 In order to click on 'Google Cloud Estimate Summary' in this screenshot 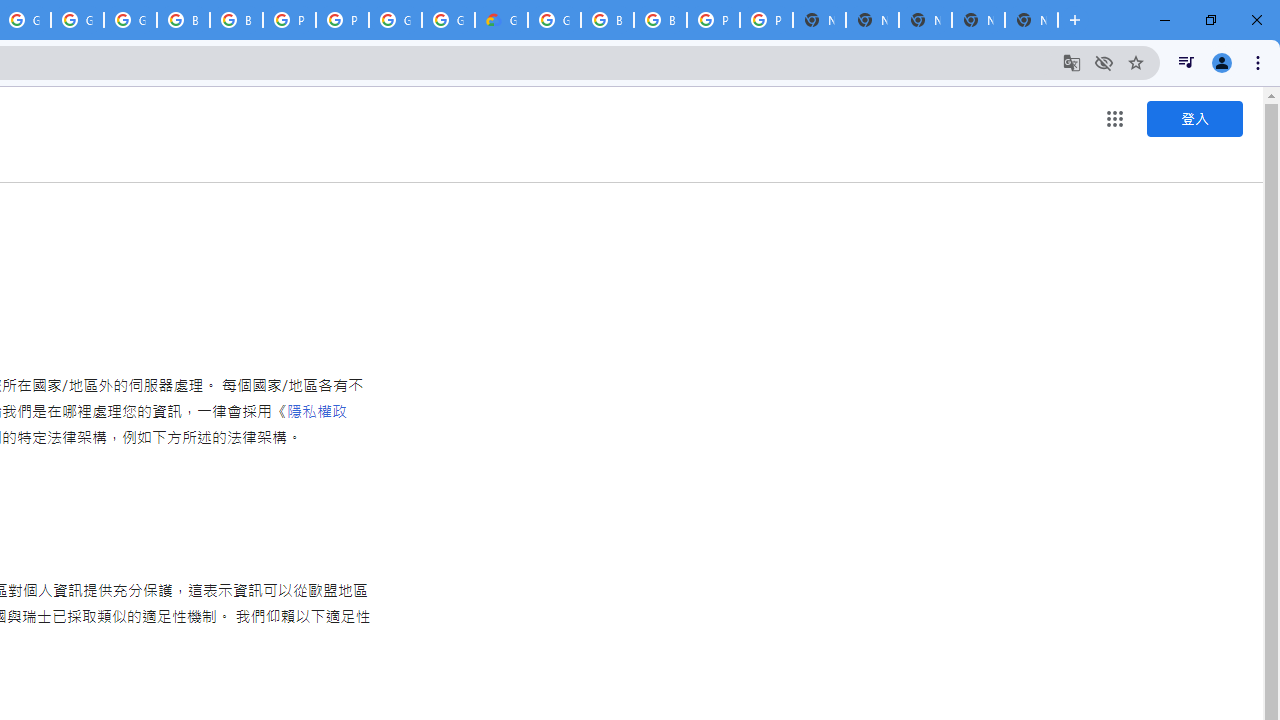, I will do `click(501, 20)`.